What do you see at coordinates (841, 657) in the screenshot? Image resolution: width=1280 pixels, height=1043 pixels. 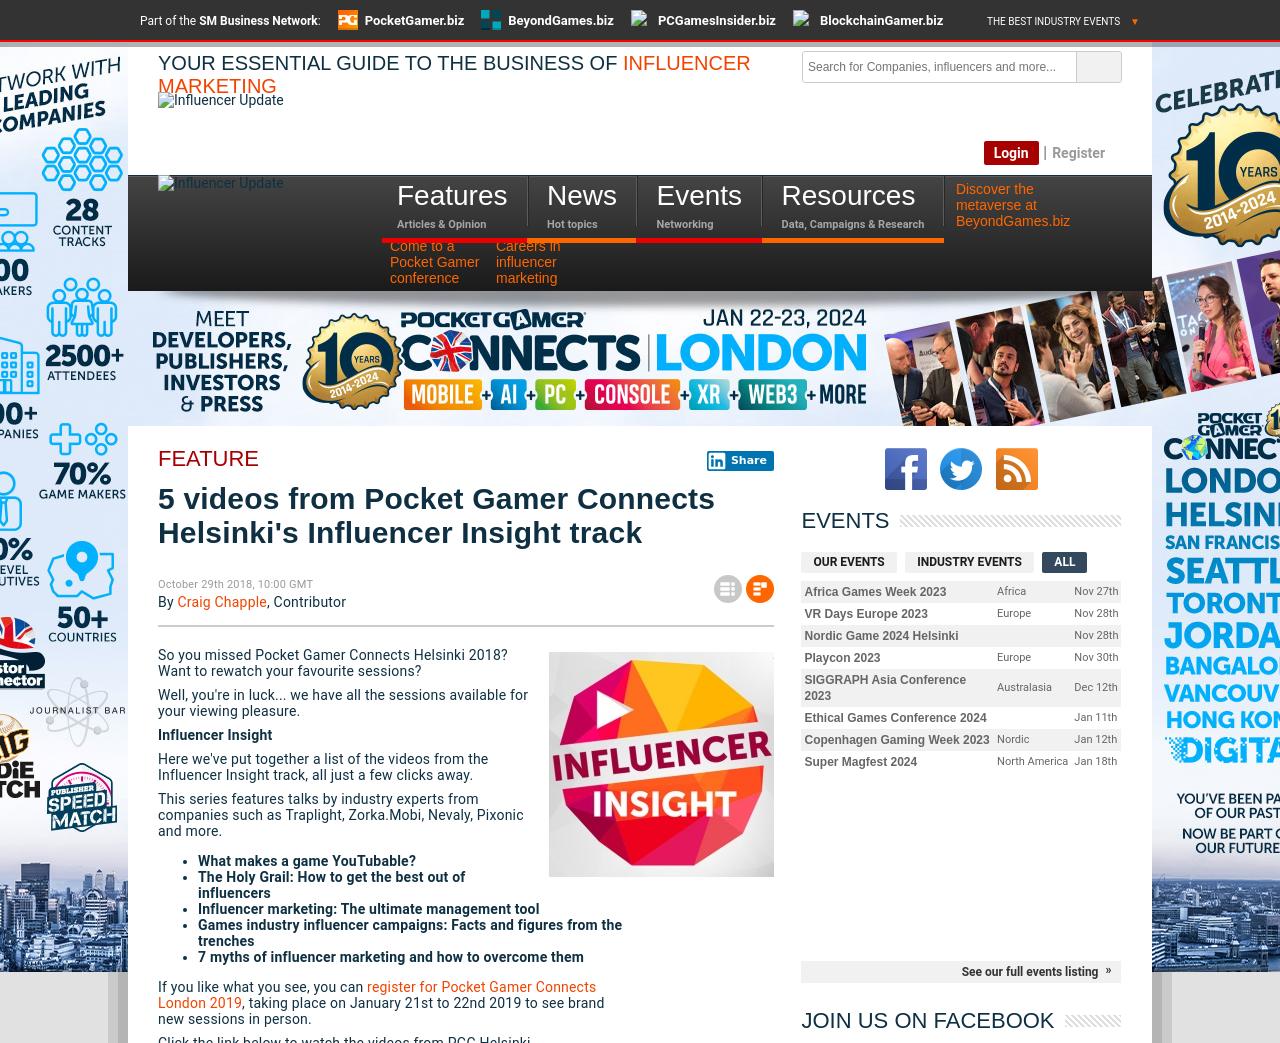 I see `'Playcon 2023'` at bounding box center [841, 657].